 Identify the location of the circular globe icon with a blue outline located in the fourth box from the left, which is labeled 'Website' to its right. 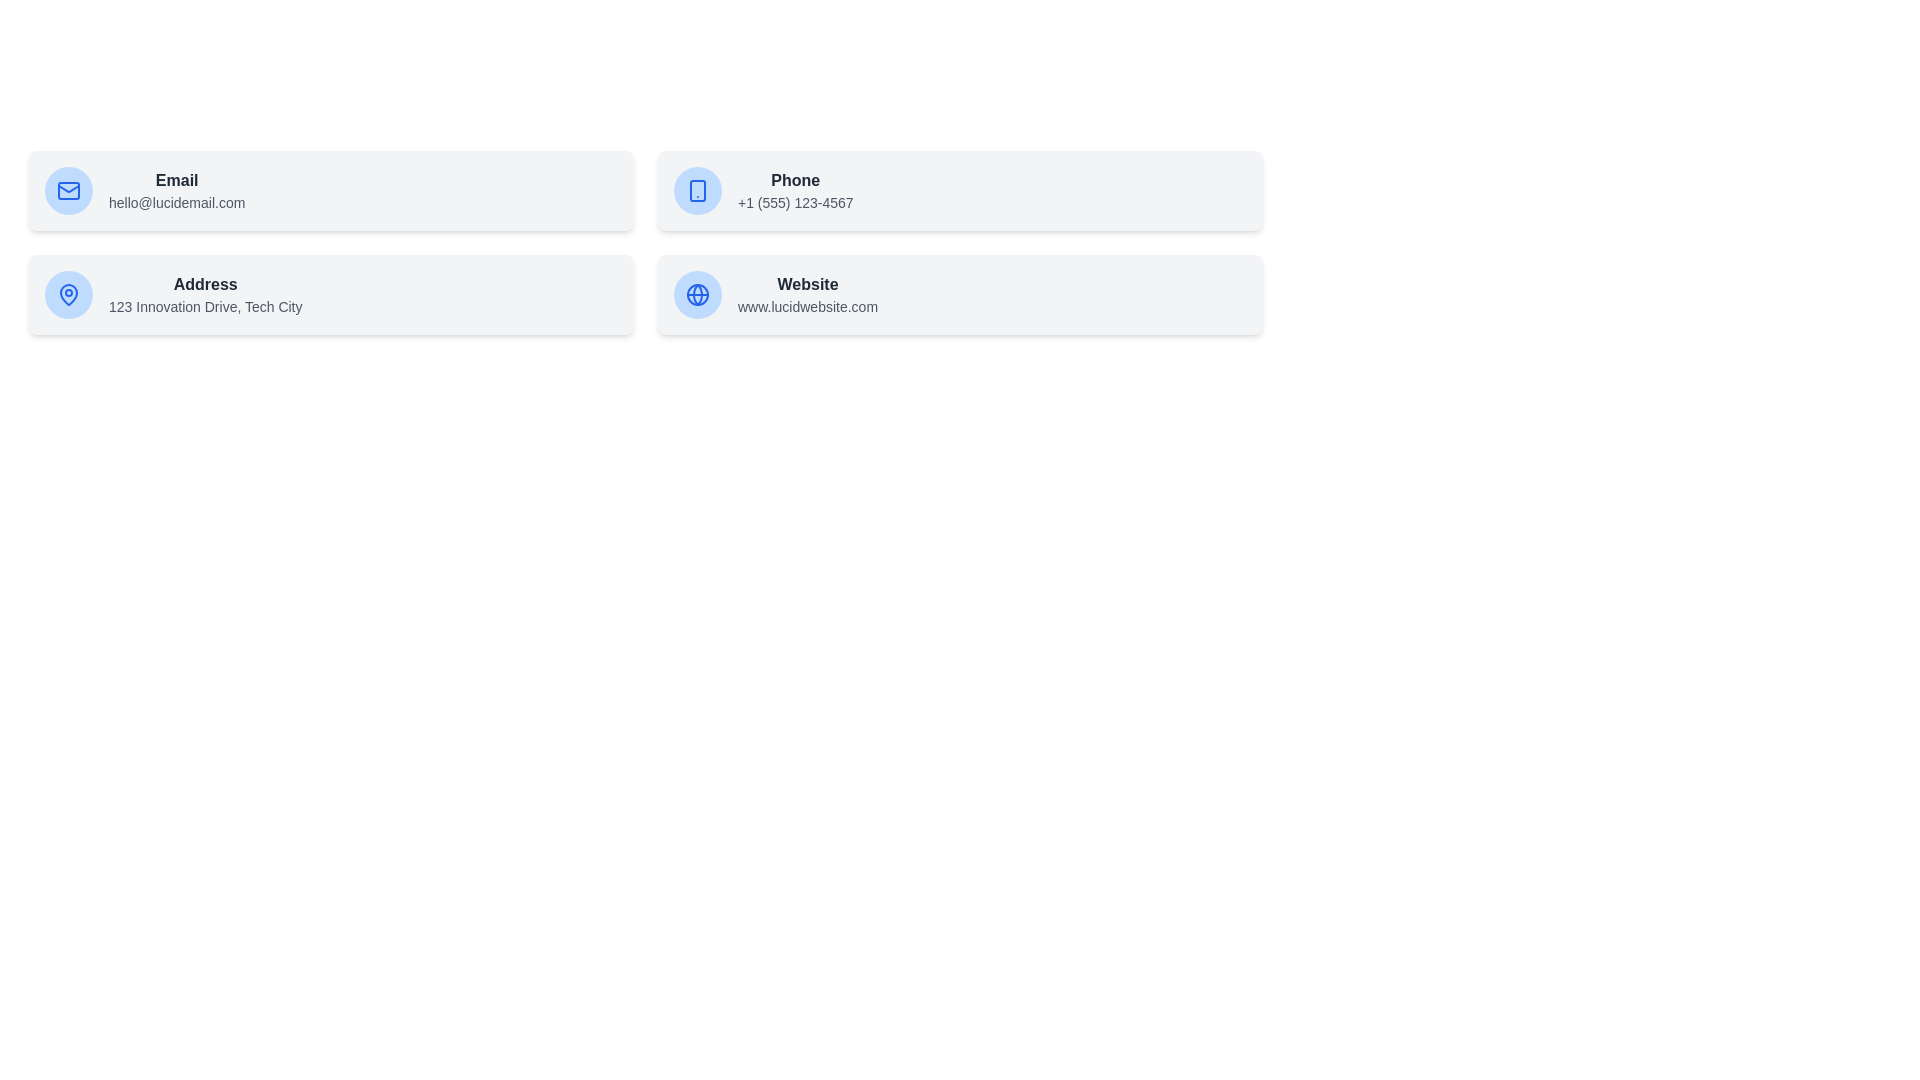
(697, 294).